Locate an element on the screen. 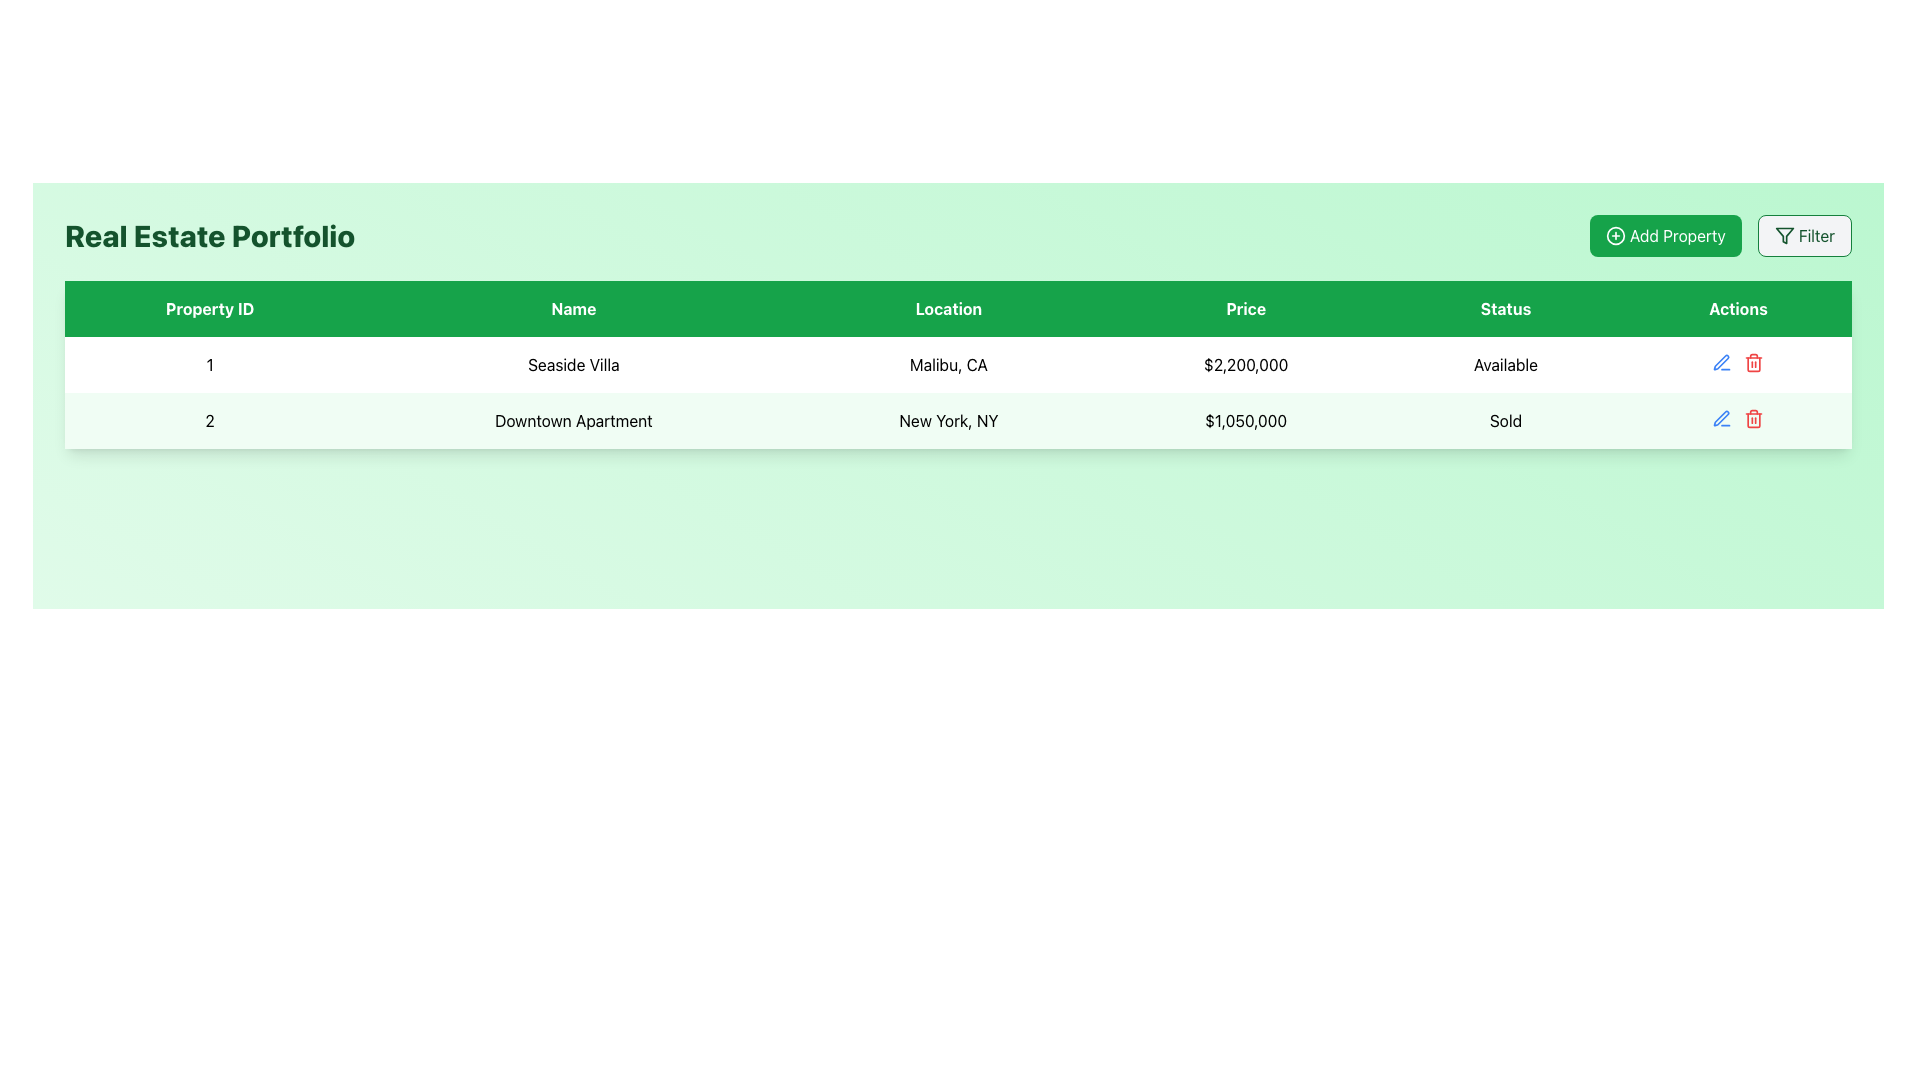 The width and height of the screenshot is (1920, 1080). the Table Header Cell labeled 'Price', which is the fourth cell in the header row with a solid green background and white text is located at coordinates (1245, 308).